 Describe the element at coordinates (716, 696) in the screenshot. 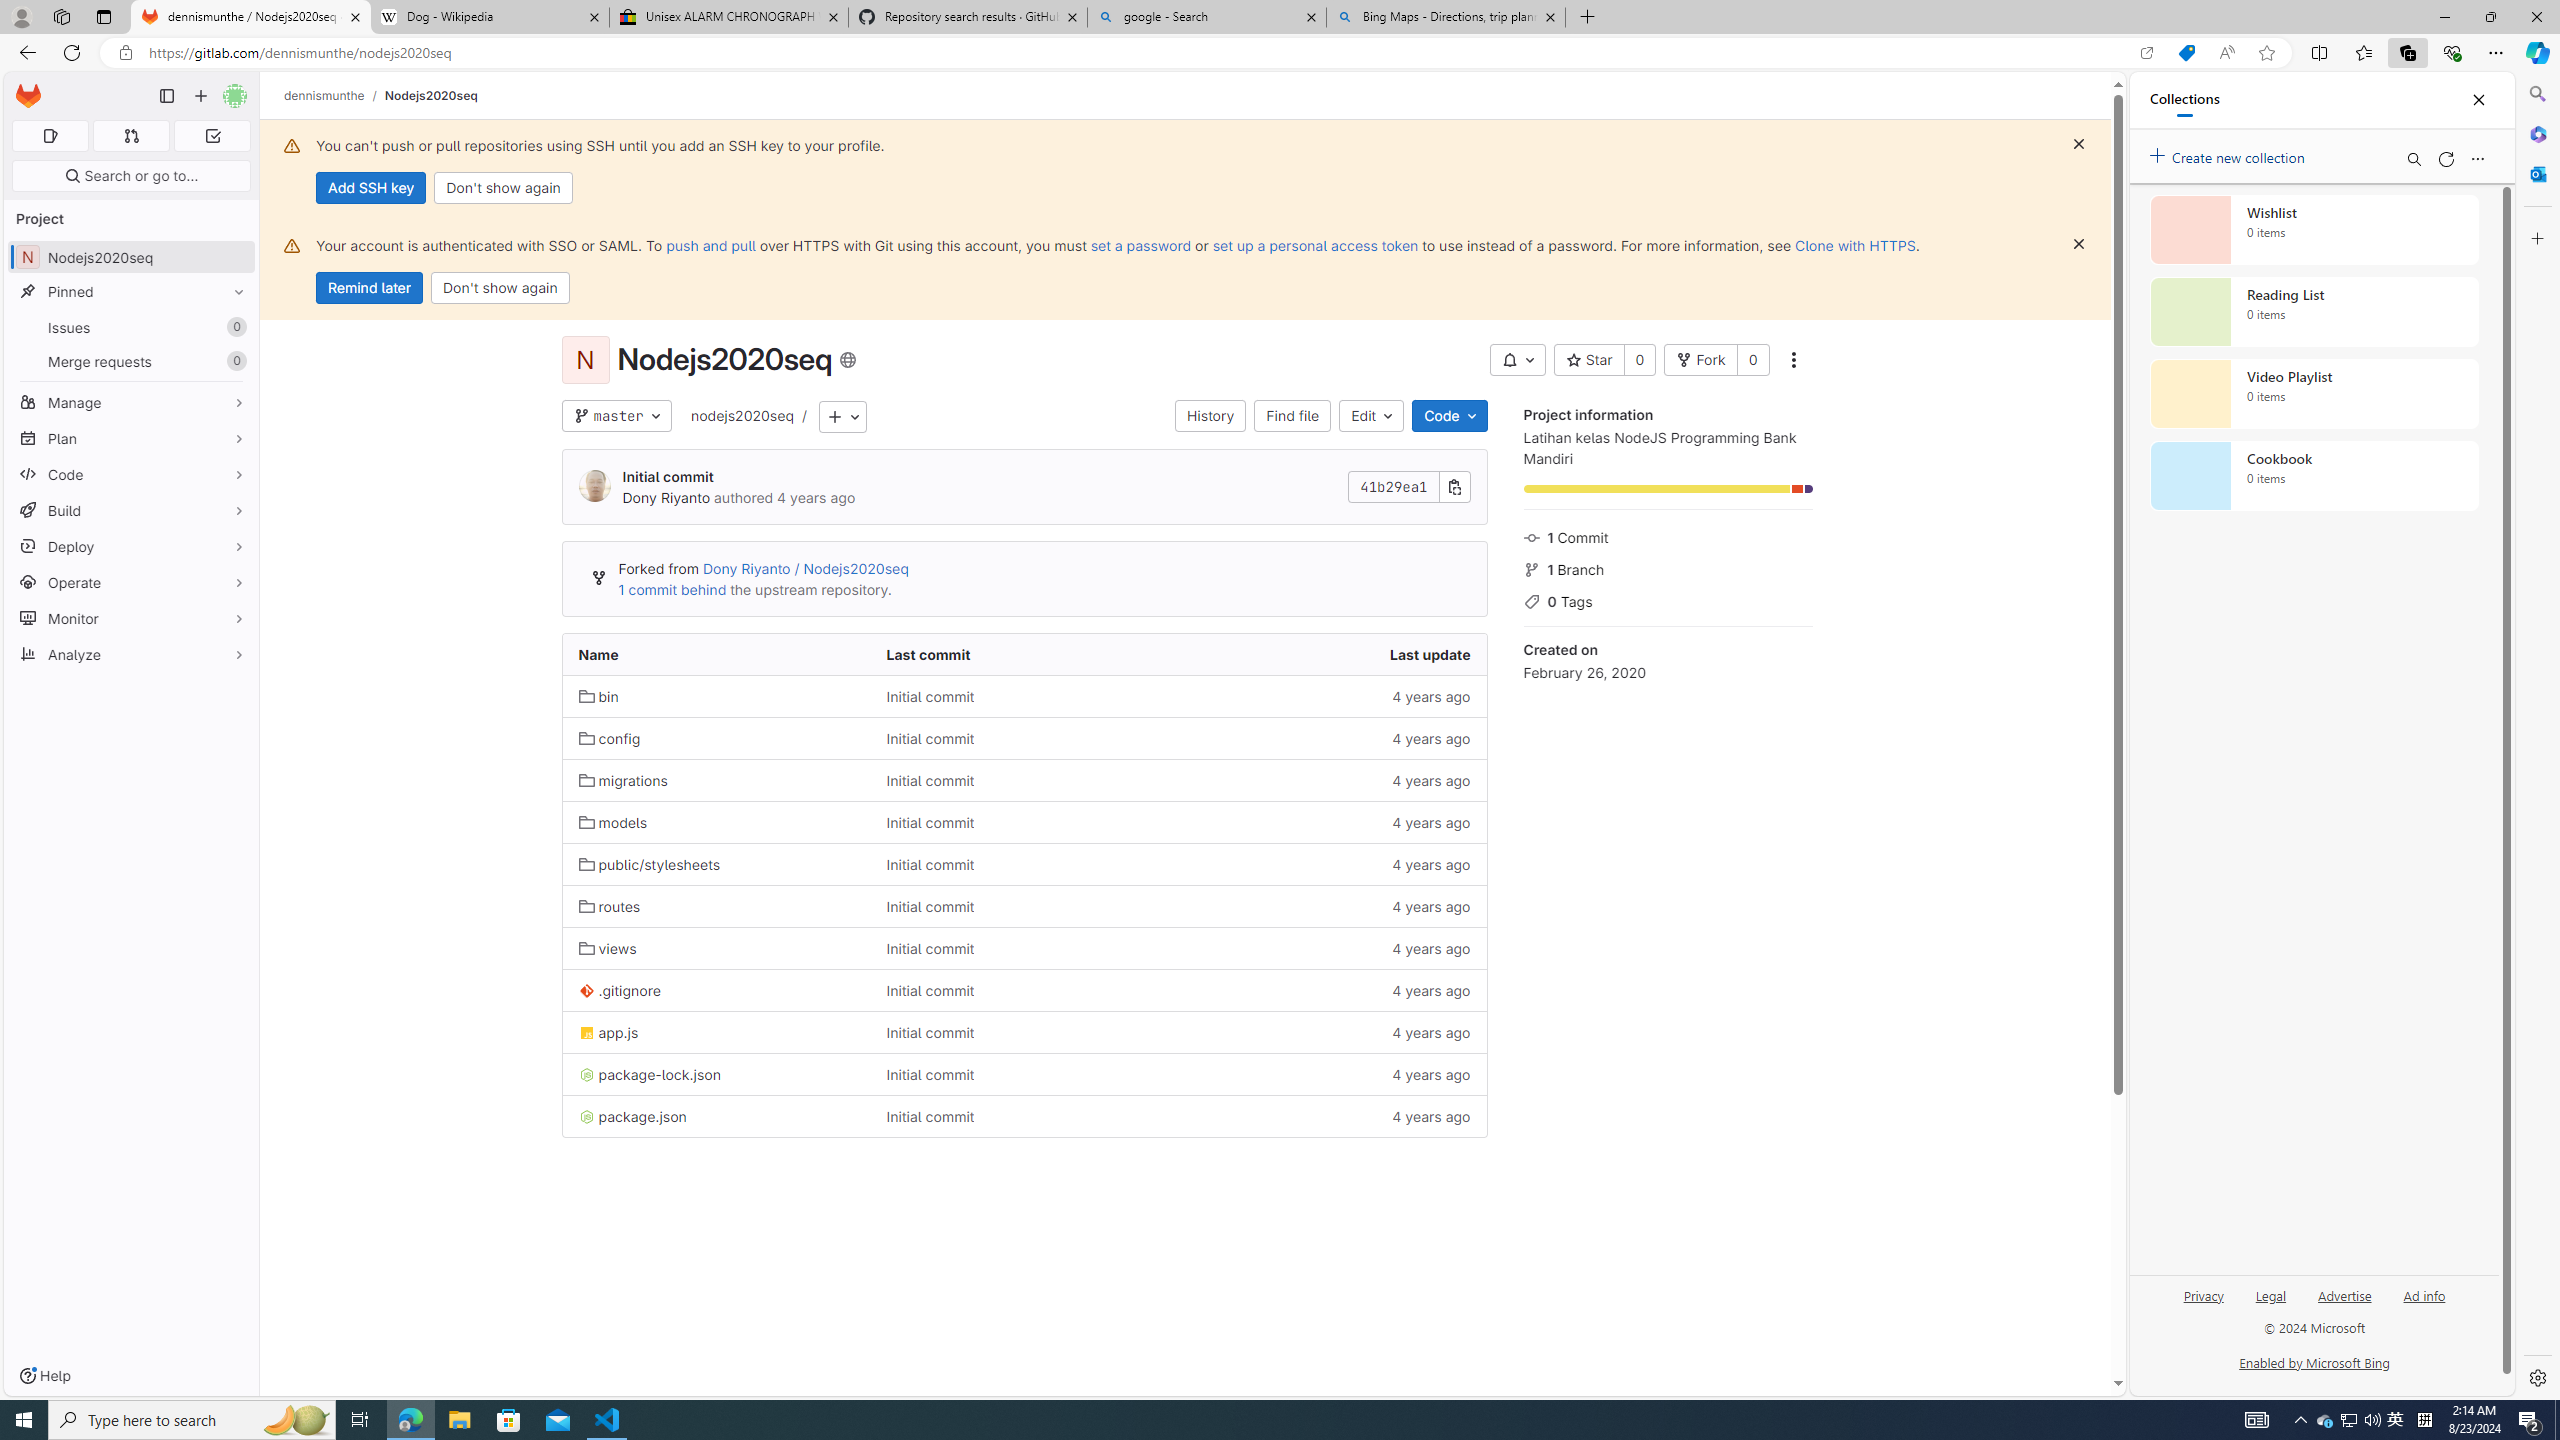

I see `'bin'` at that location.